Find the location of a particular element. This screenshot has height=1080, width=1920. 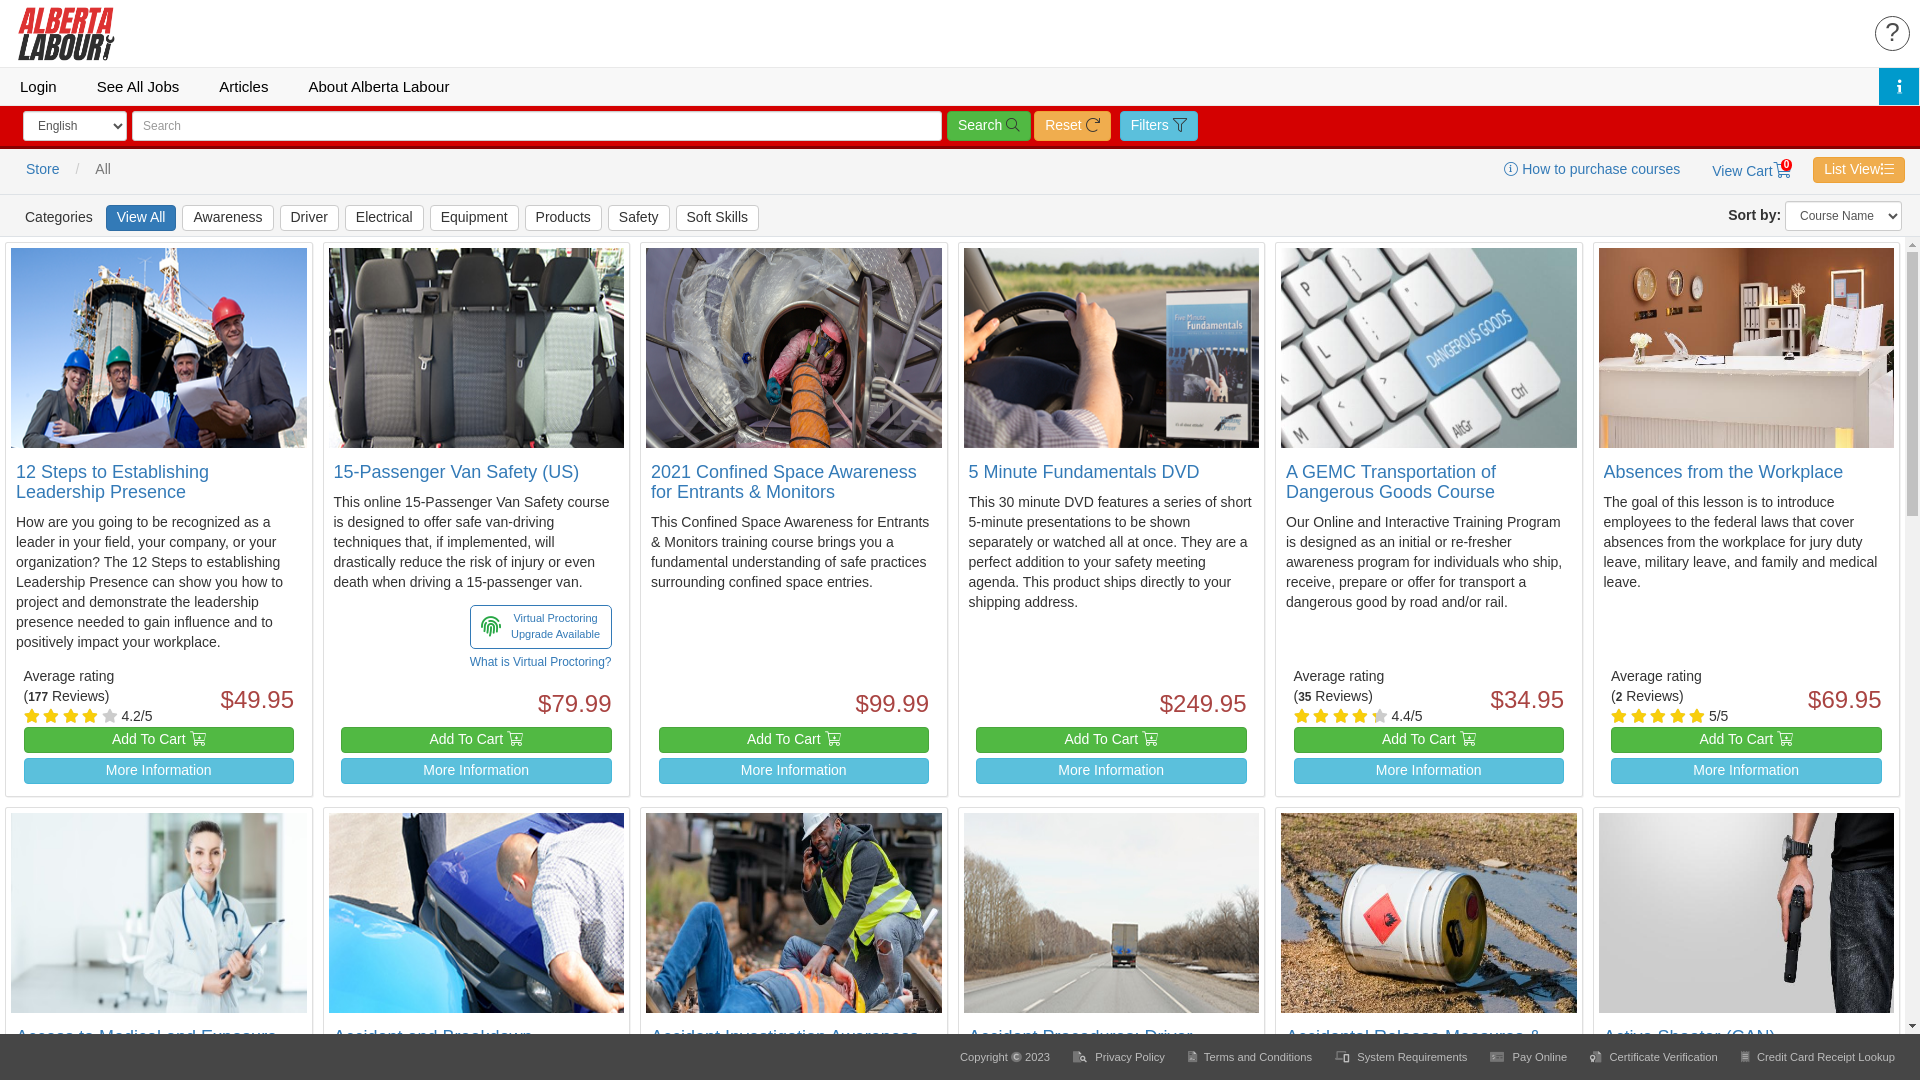

'15-Passenger Van Safety (US)' is located at coordinates (455, 471).